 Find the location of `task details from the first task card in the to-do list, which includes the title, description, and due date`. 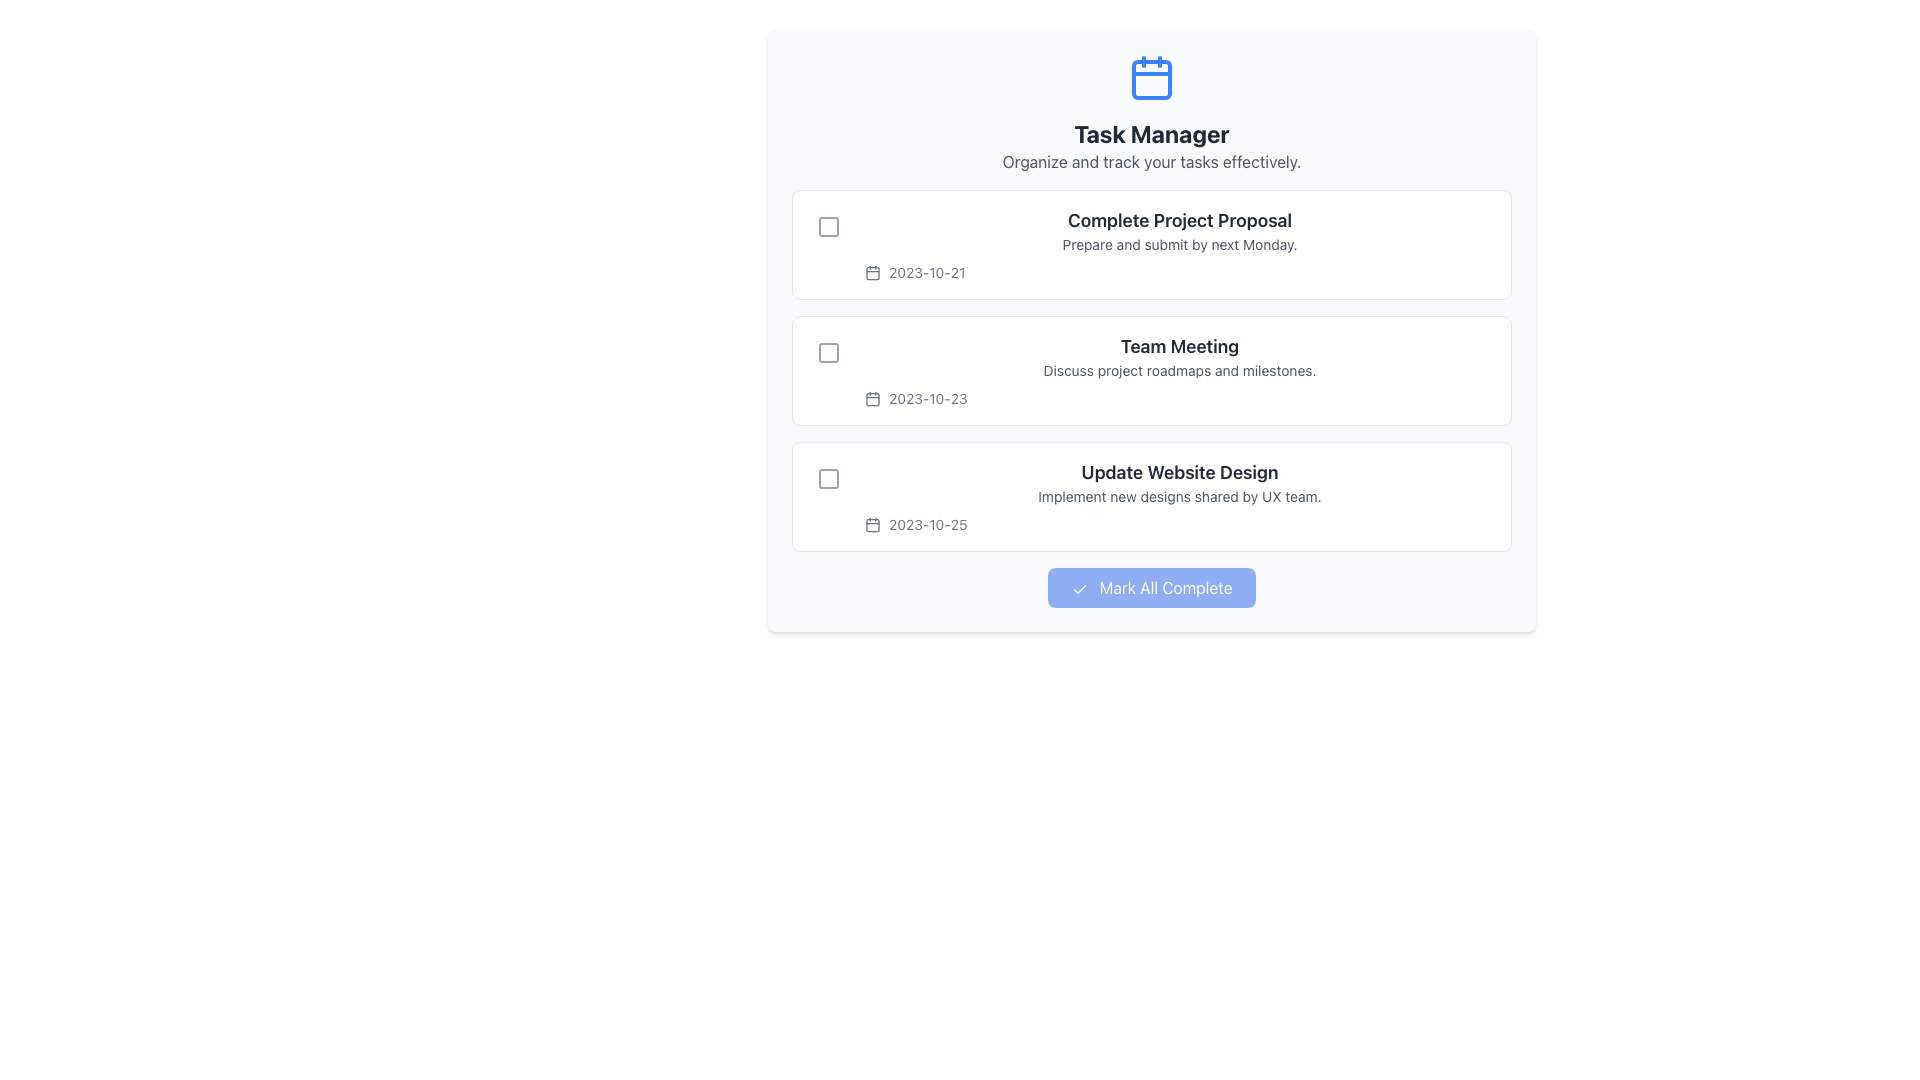

task details from the first task card in the to-do list, which includes the title, description, and due date is located at coordinates (1152, 244).